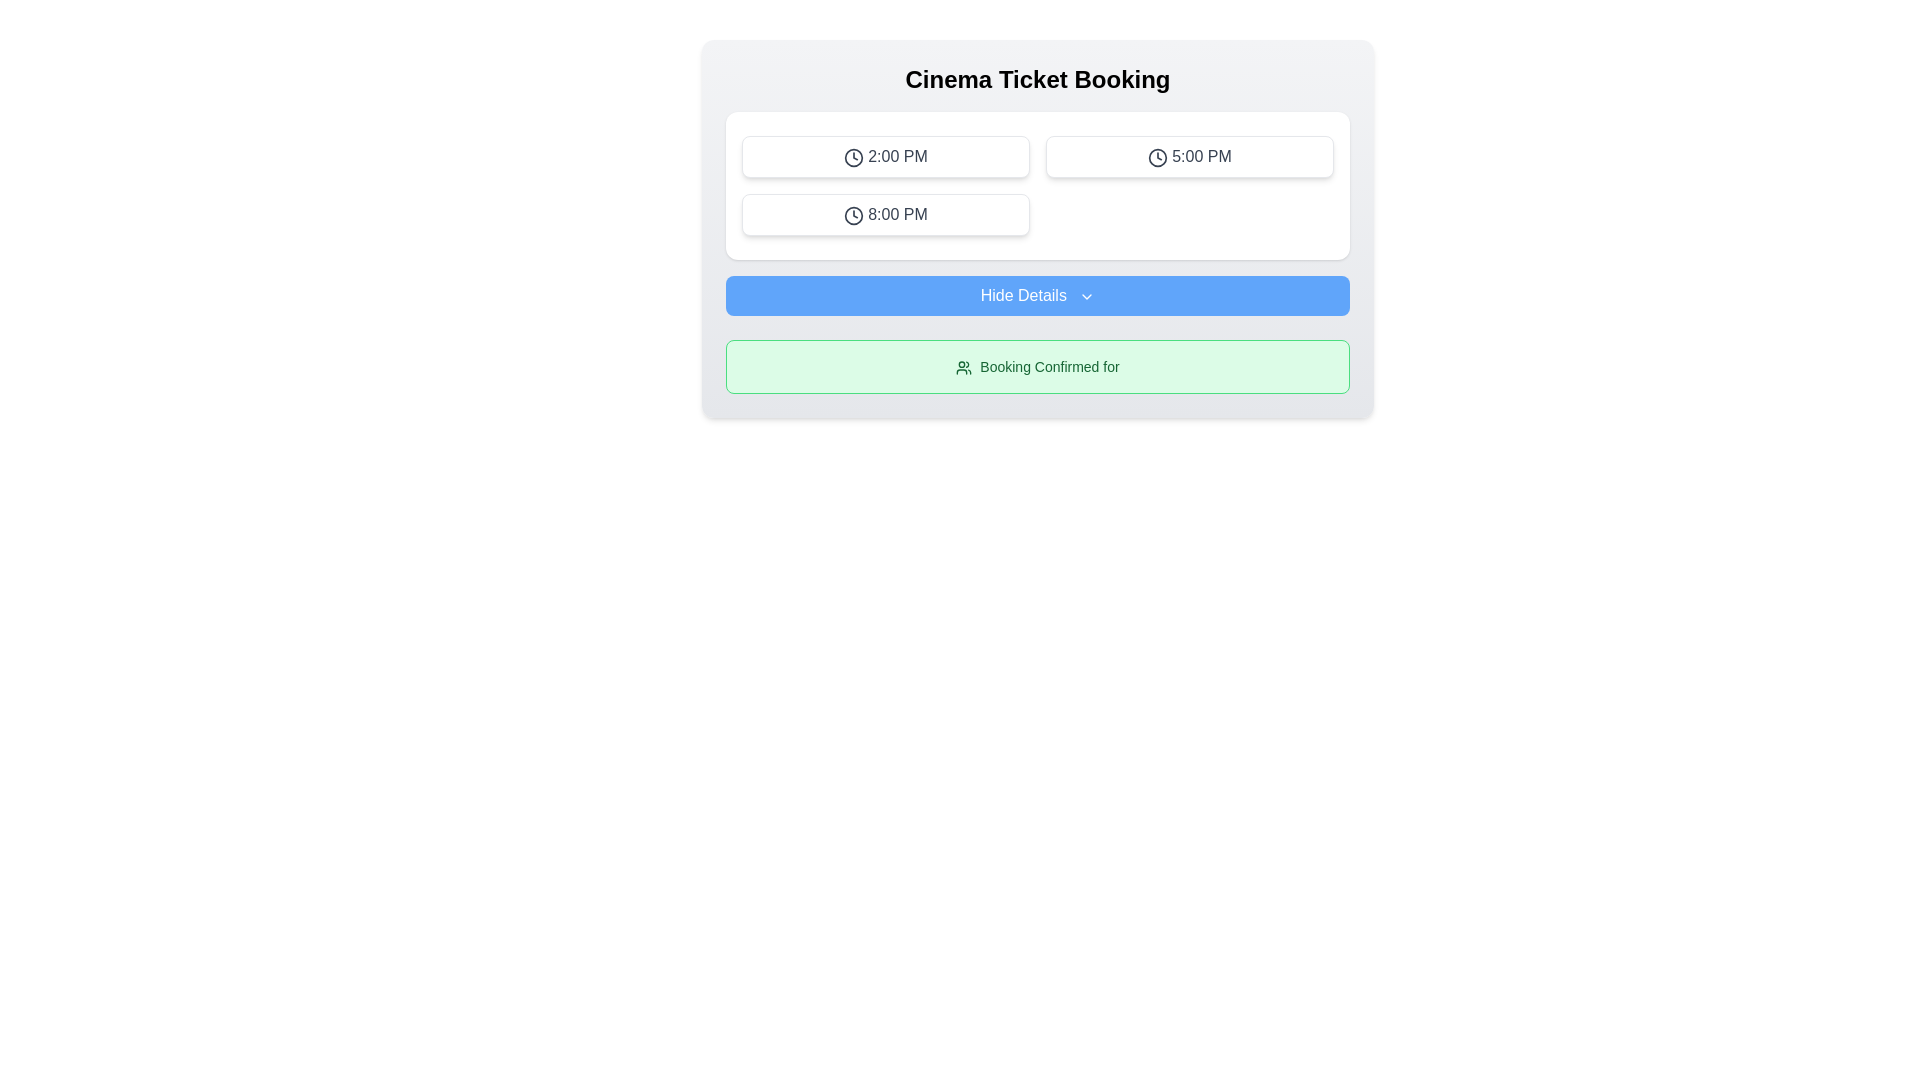 Image resolution: width=1920 pixels, height=1080 pixels. What do you see at coordinates (854, 215) in the screenshot?
I see `the circular graphical element of the clock icon that represents the '8:00 PM' schedule option` at bounding box center [854, 215].